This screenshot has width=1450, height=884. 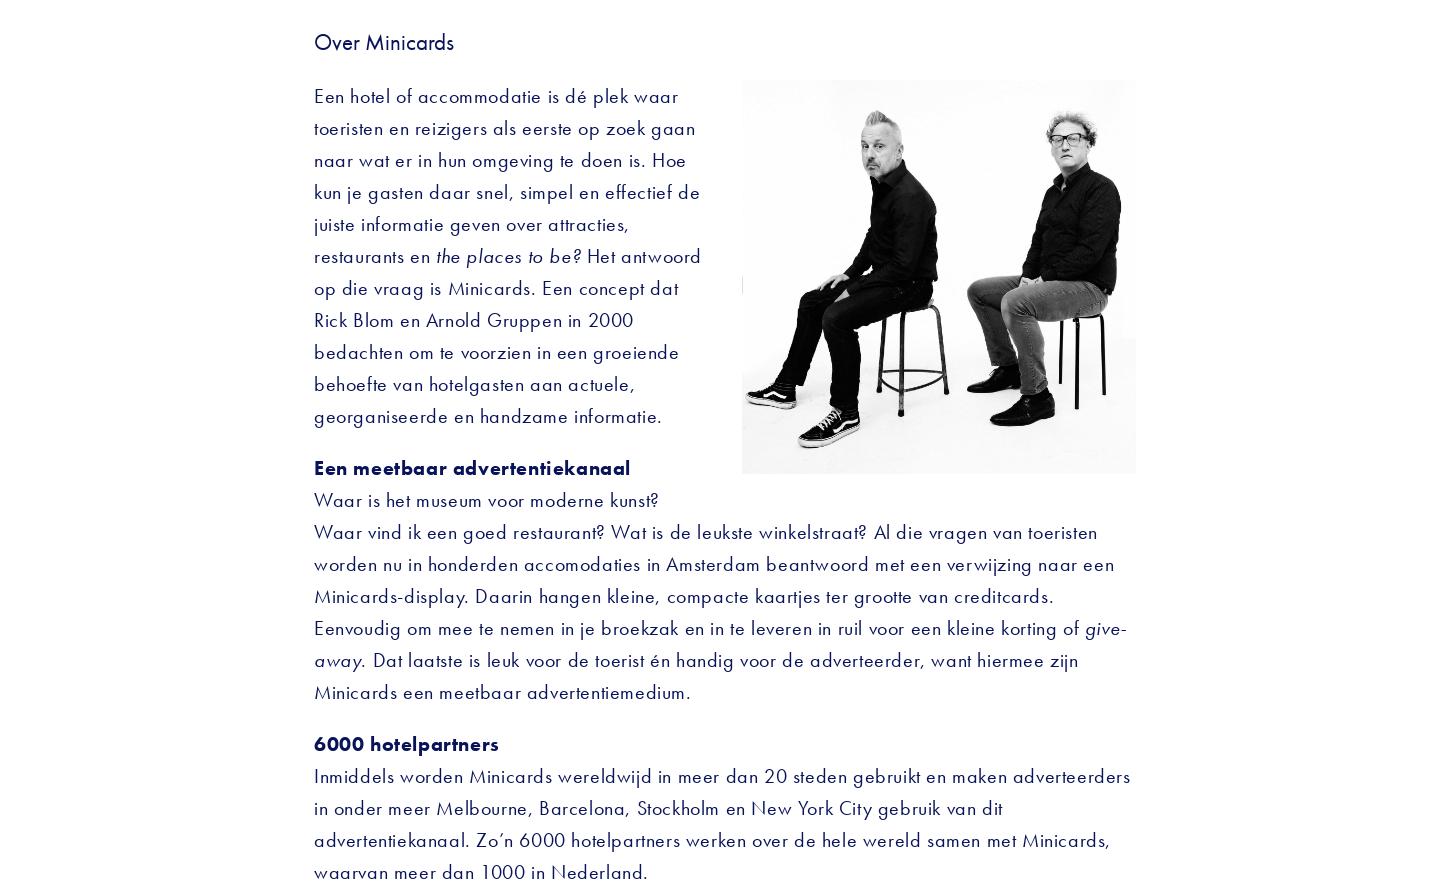 I want to click on 'advertentiekanaal', so click(x=541, y=467).